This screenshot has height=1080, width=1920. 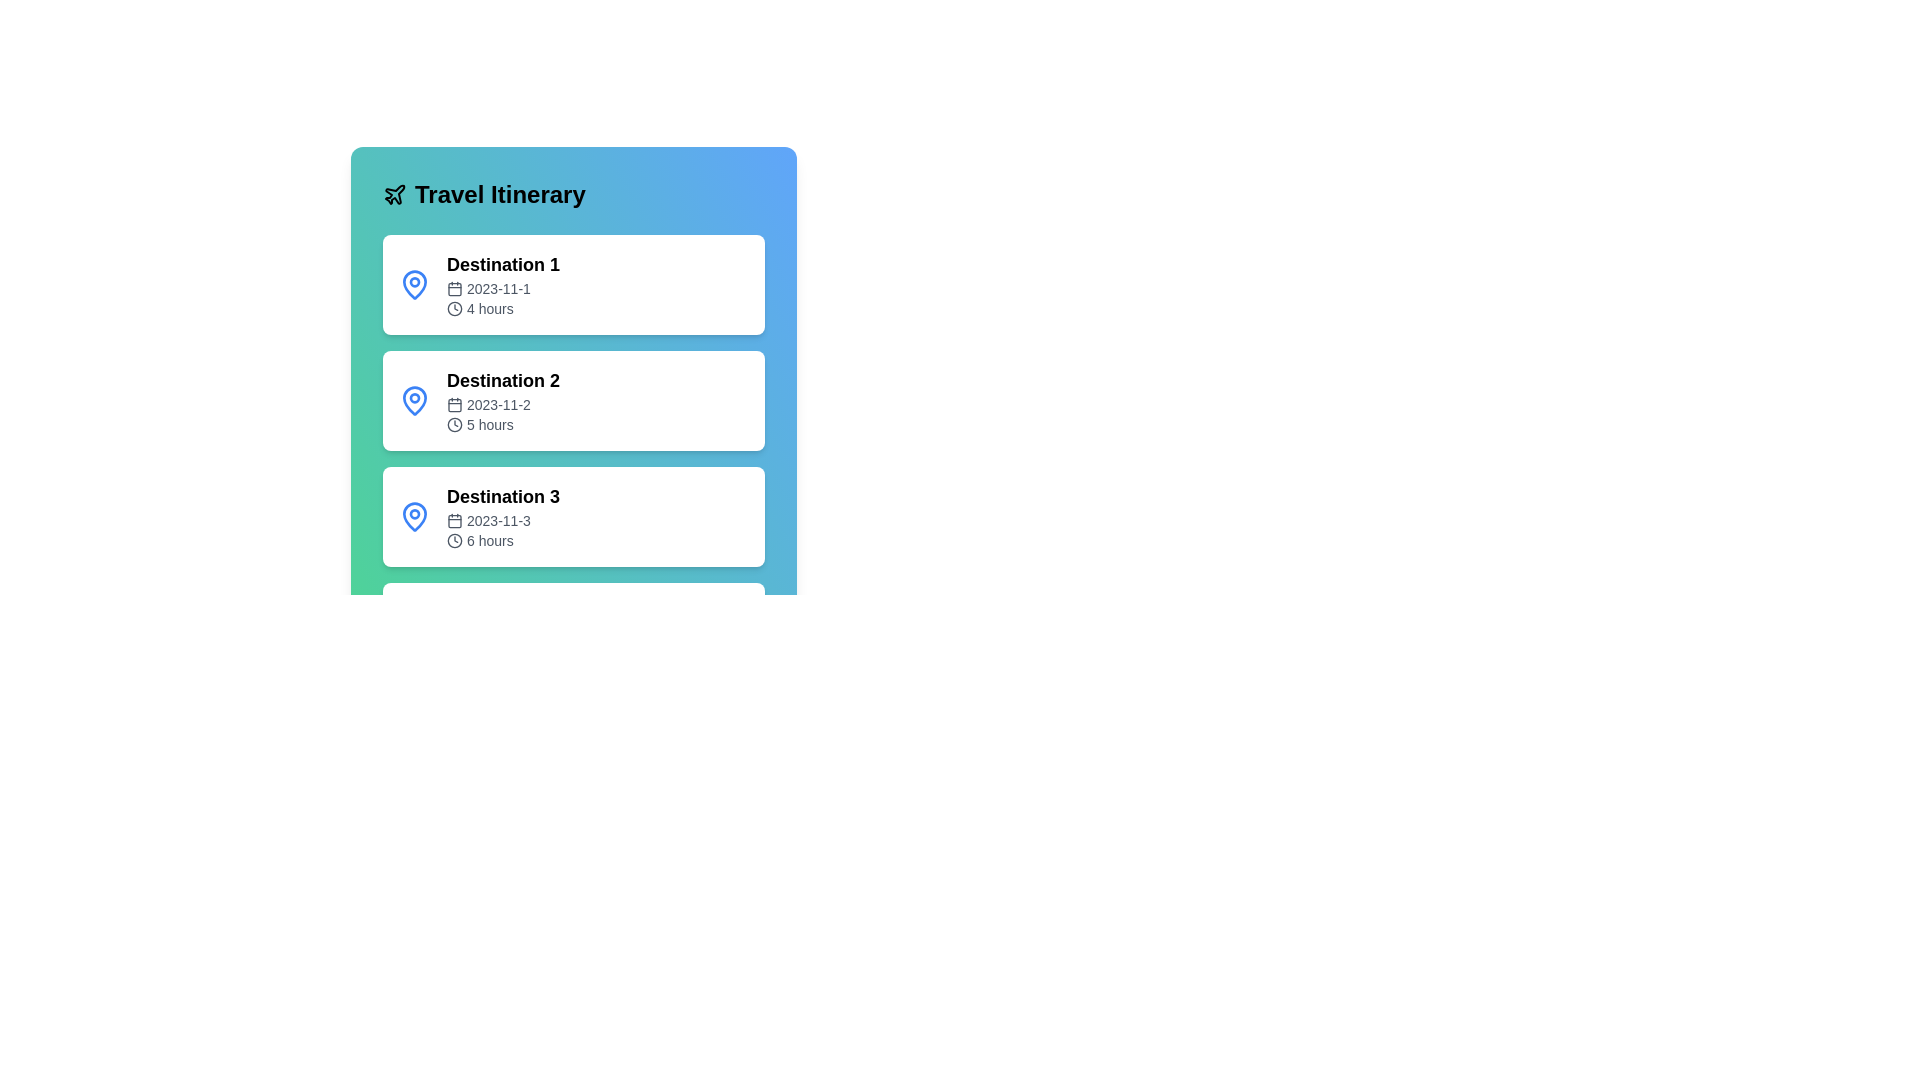 What do you see at coordinates (454, 423) in the screenshot?
I see `the circular clock icon, which is positioned to the left of the text '5 hours' under 'Destination 2'` at bounding box center [454, 423].